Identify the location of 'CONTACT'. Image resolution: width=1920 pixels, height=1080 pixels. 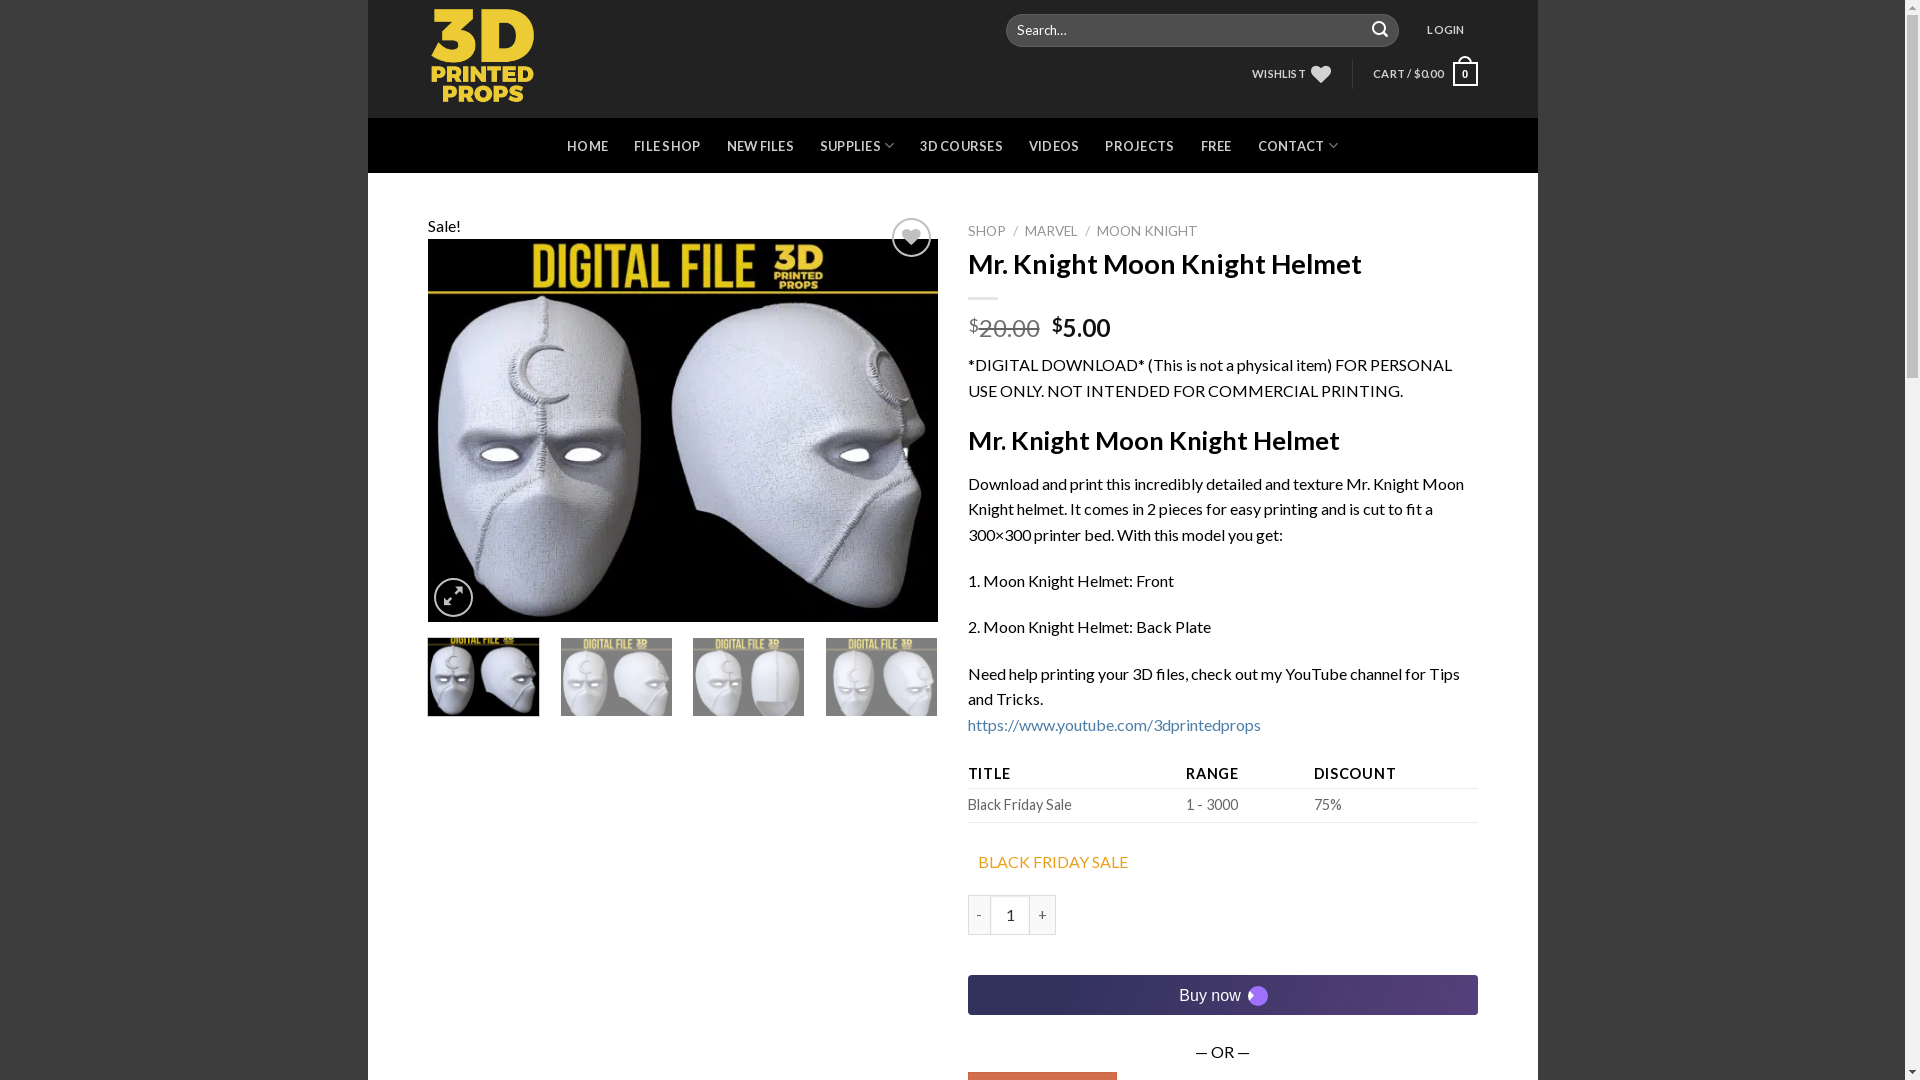
(1297, 144).